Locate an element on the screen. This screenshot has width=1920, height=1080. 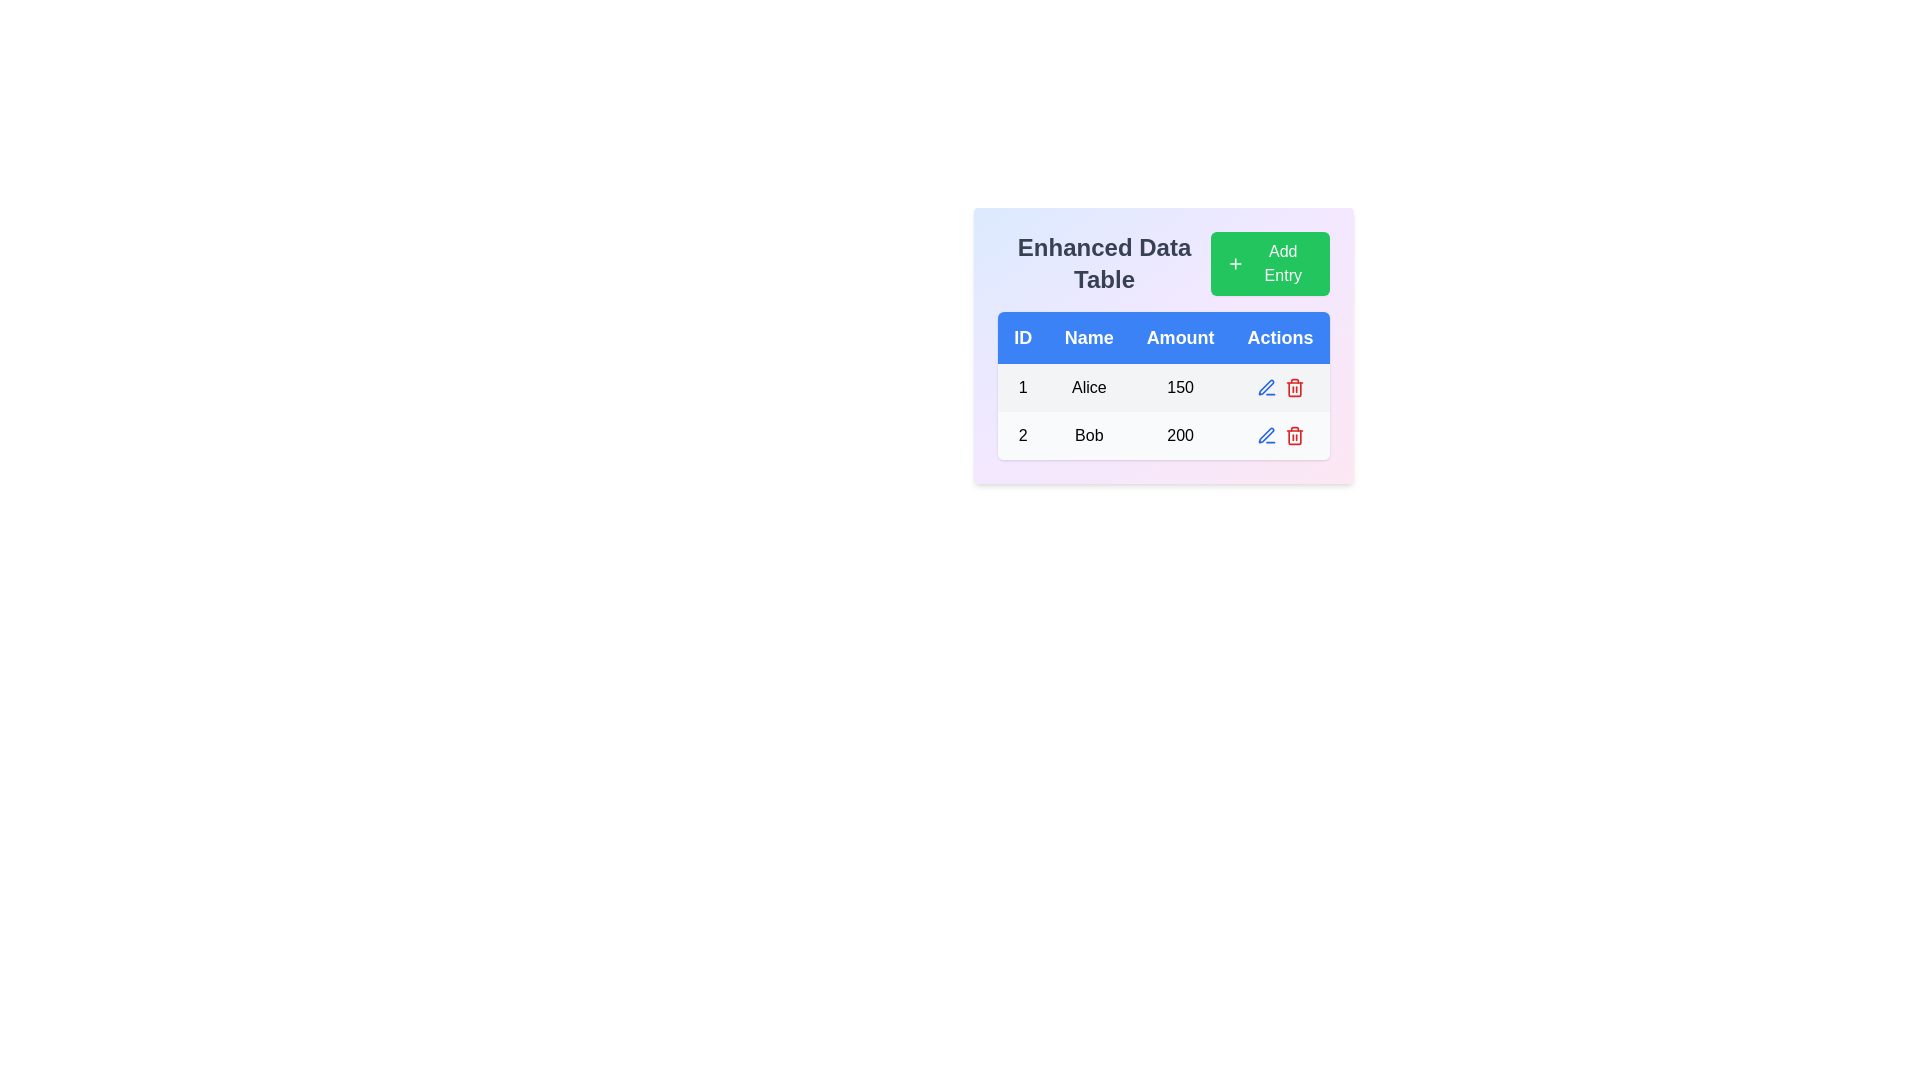
'Enhanced Data Table' title, which is displayed in bold and large font at the top-left corner of the header section above the data table is located at coordinates (1163, 262).